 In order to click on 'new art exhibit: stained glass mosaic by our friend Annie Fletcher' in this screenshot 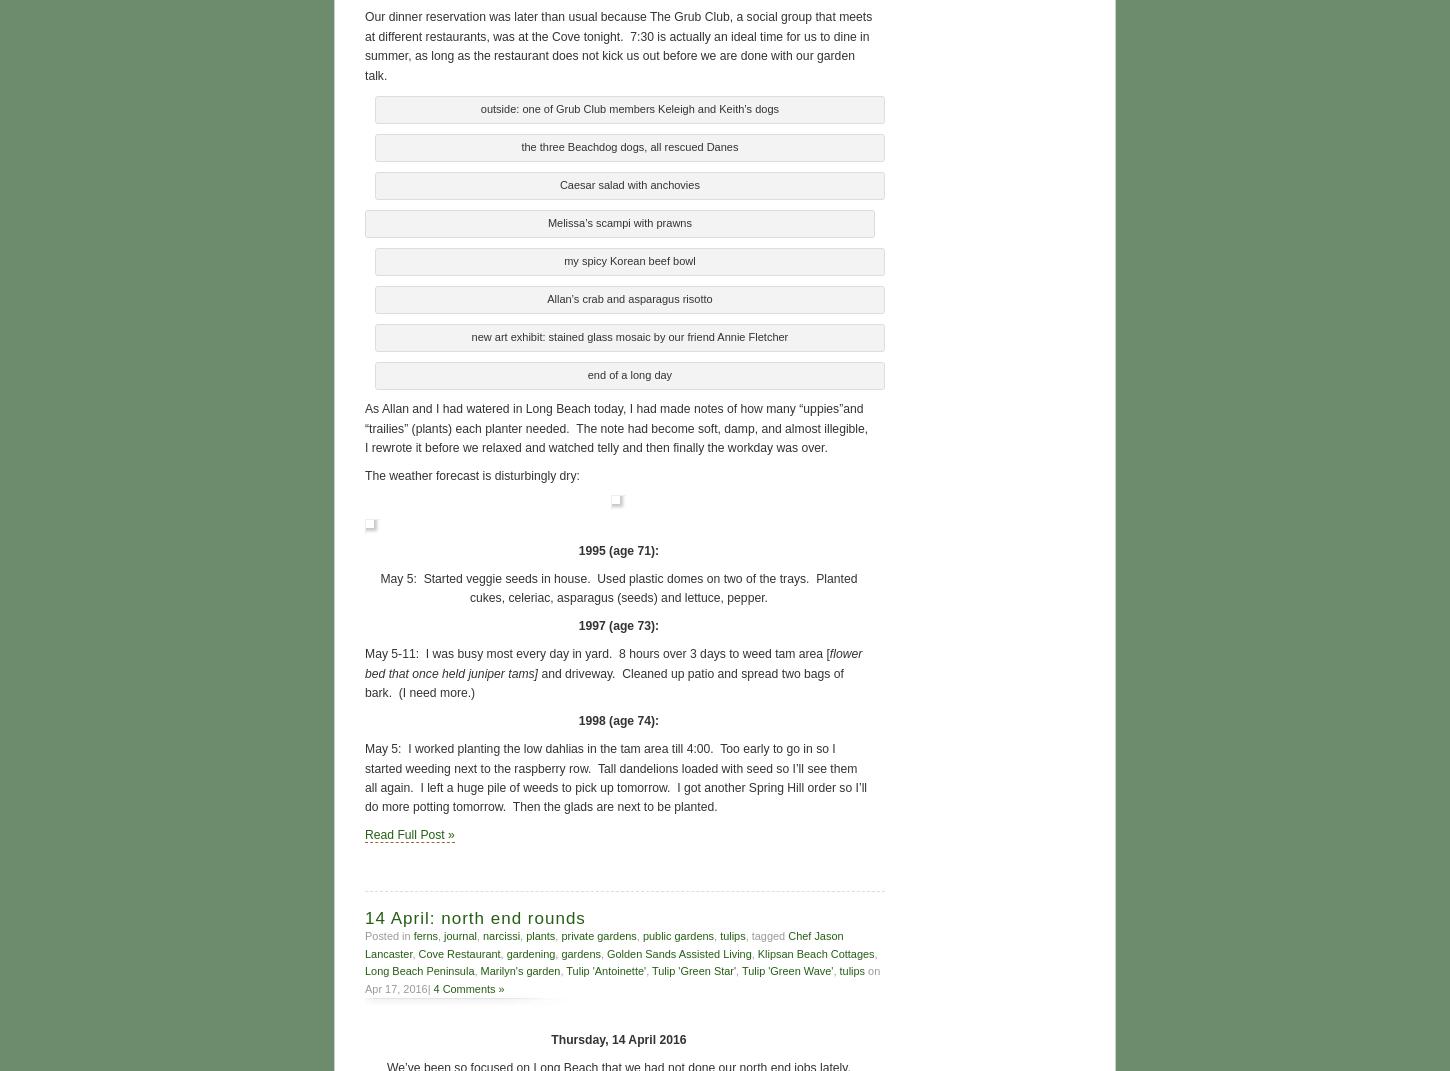, I will do `click(628, 334)`.